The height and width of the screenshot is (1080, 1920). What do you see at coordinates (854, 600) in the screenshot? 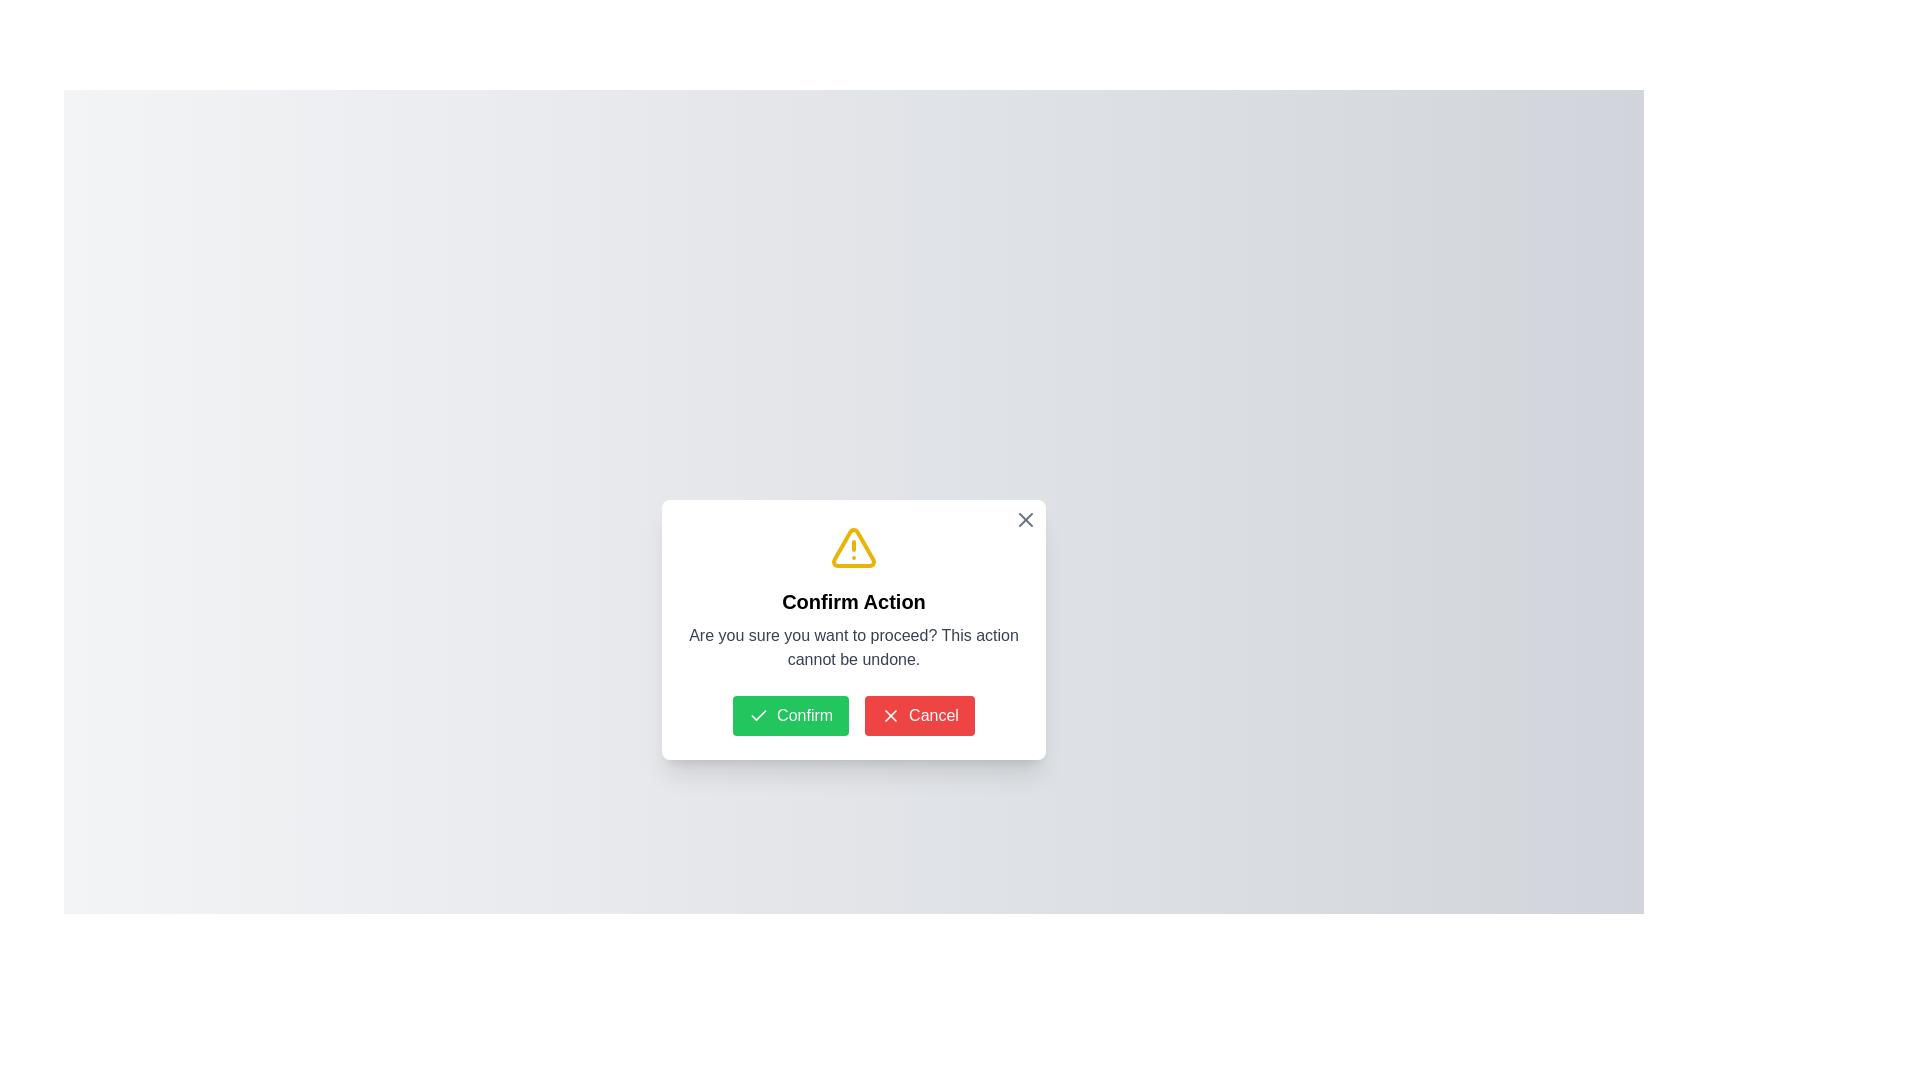
I see `the Text Label that serves as a title for the confirmation dialog, positioned centrally below the warning icon` at bounding box center [854, 600].